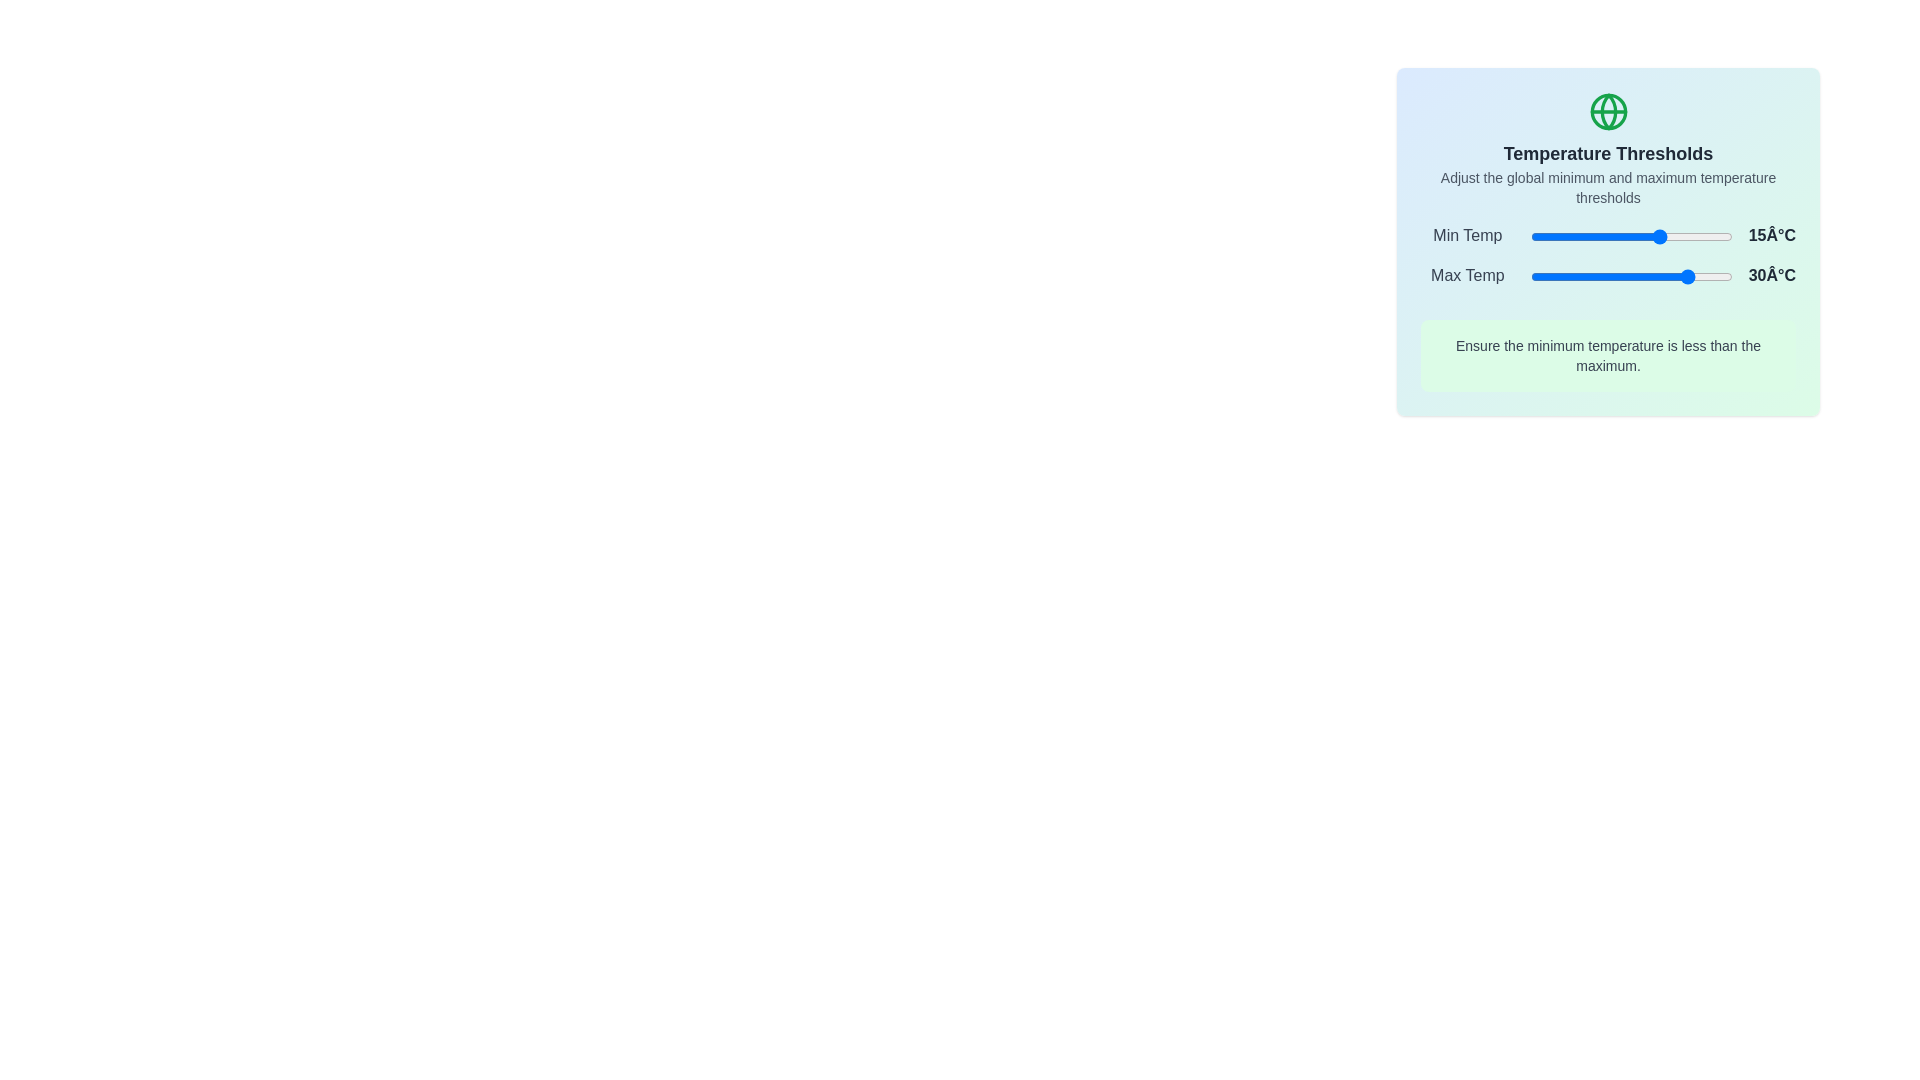 The width and height of the screenshot is (1920, 1080). I want to click on the maximum temperature slider to 36°C, so click(1703, 277).